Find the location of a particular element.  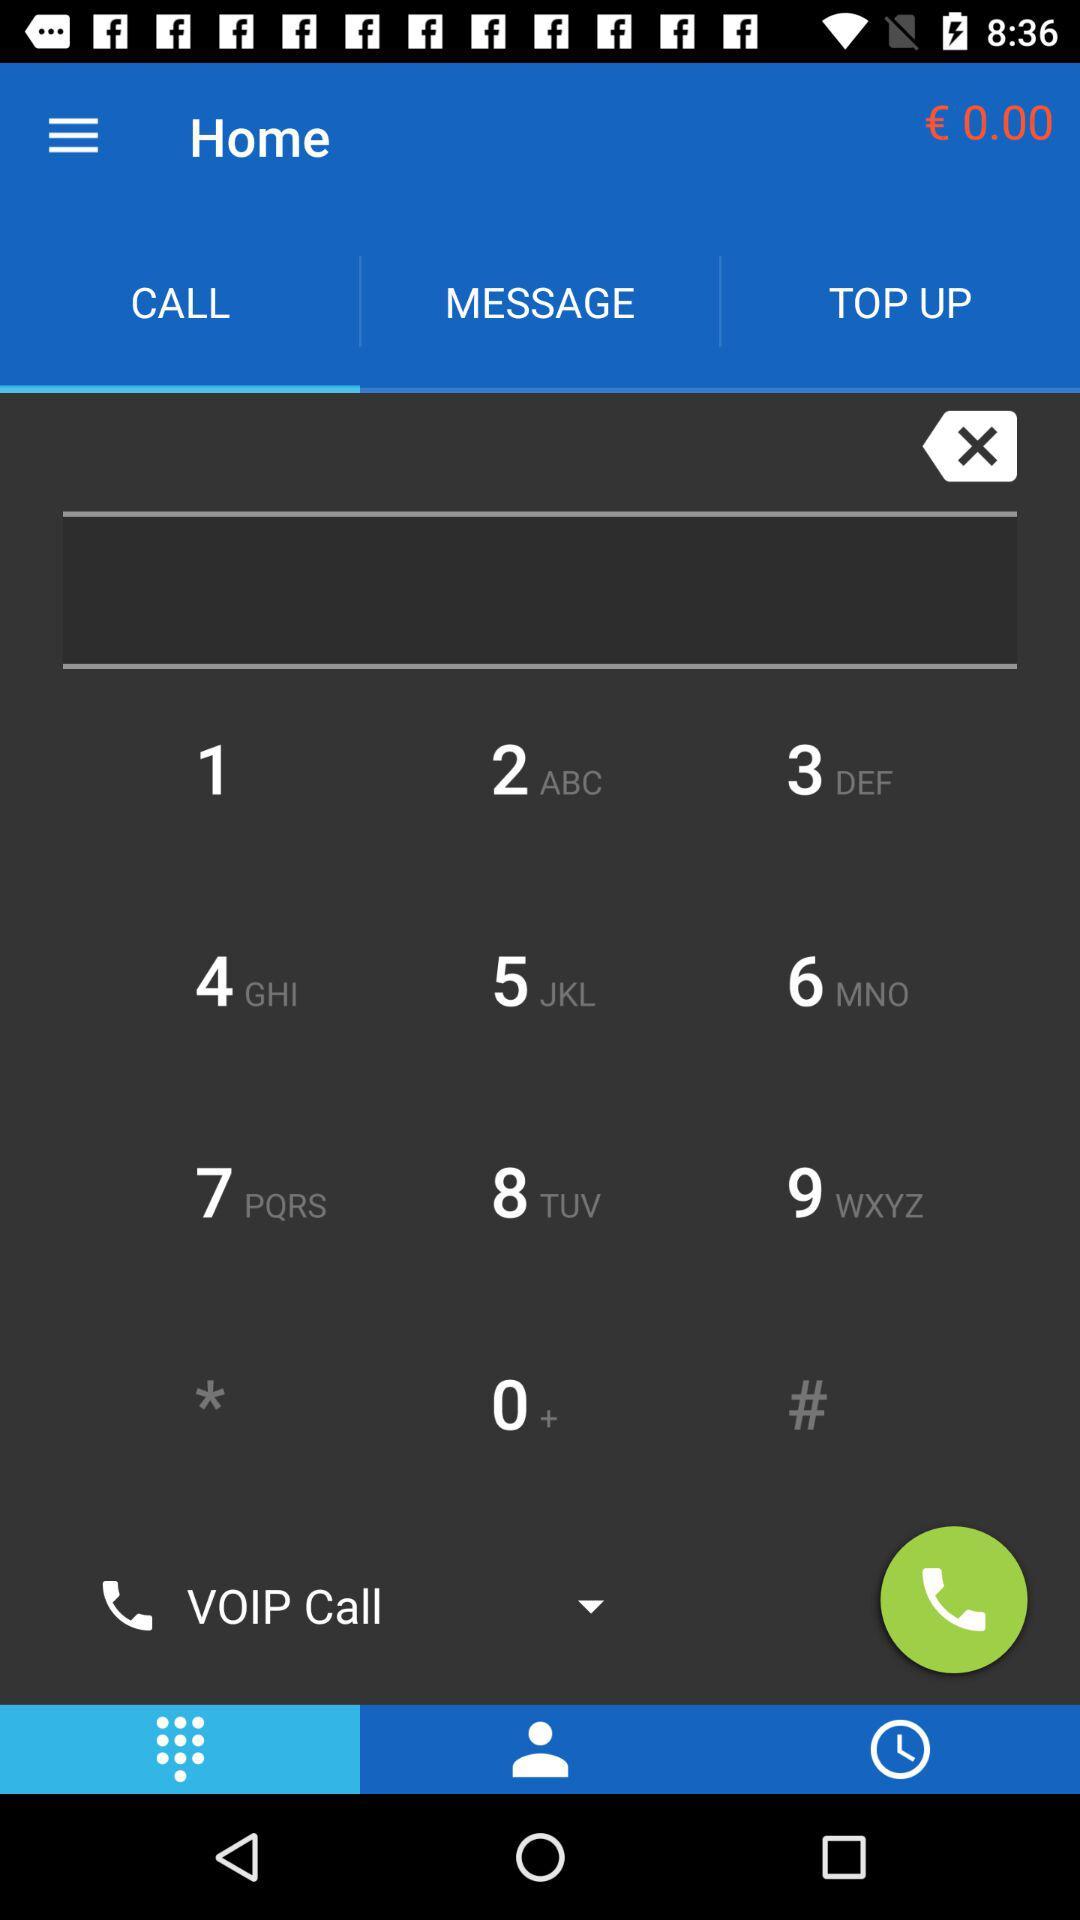

the app below call is located at coordinates (477, 451).